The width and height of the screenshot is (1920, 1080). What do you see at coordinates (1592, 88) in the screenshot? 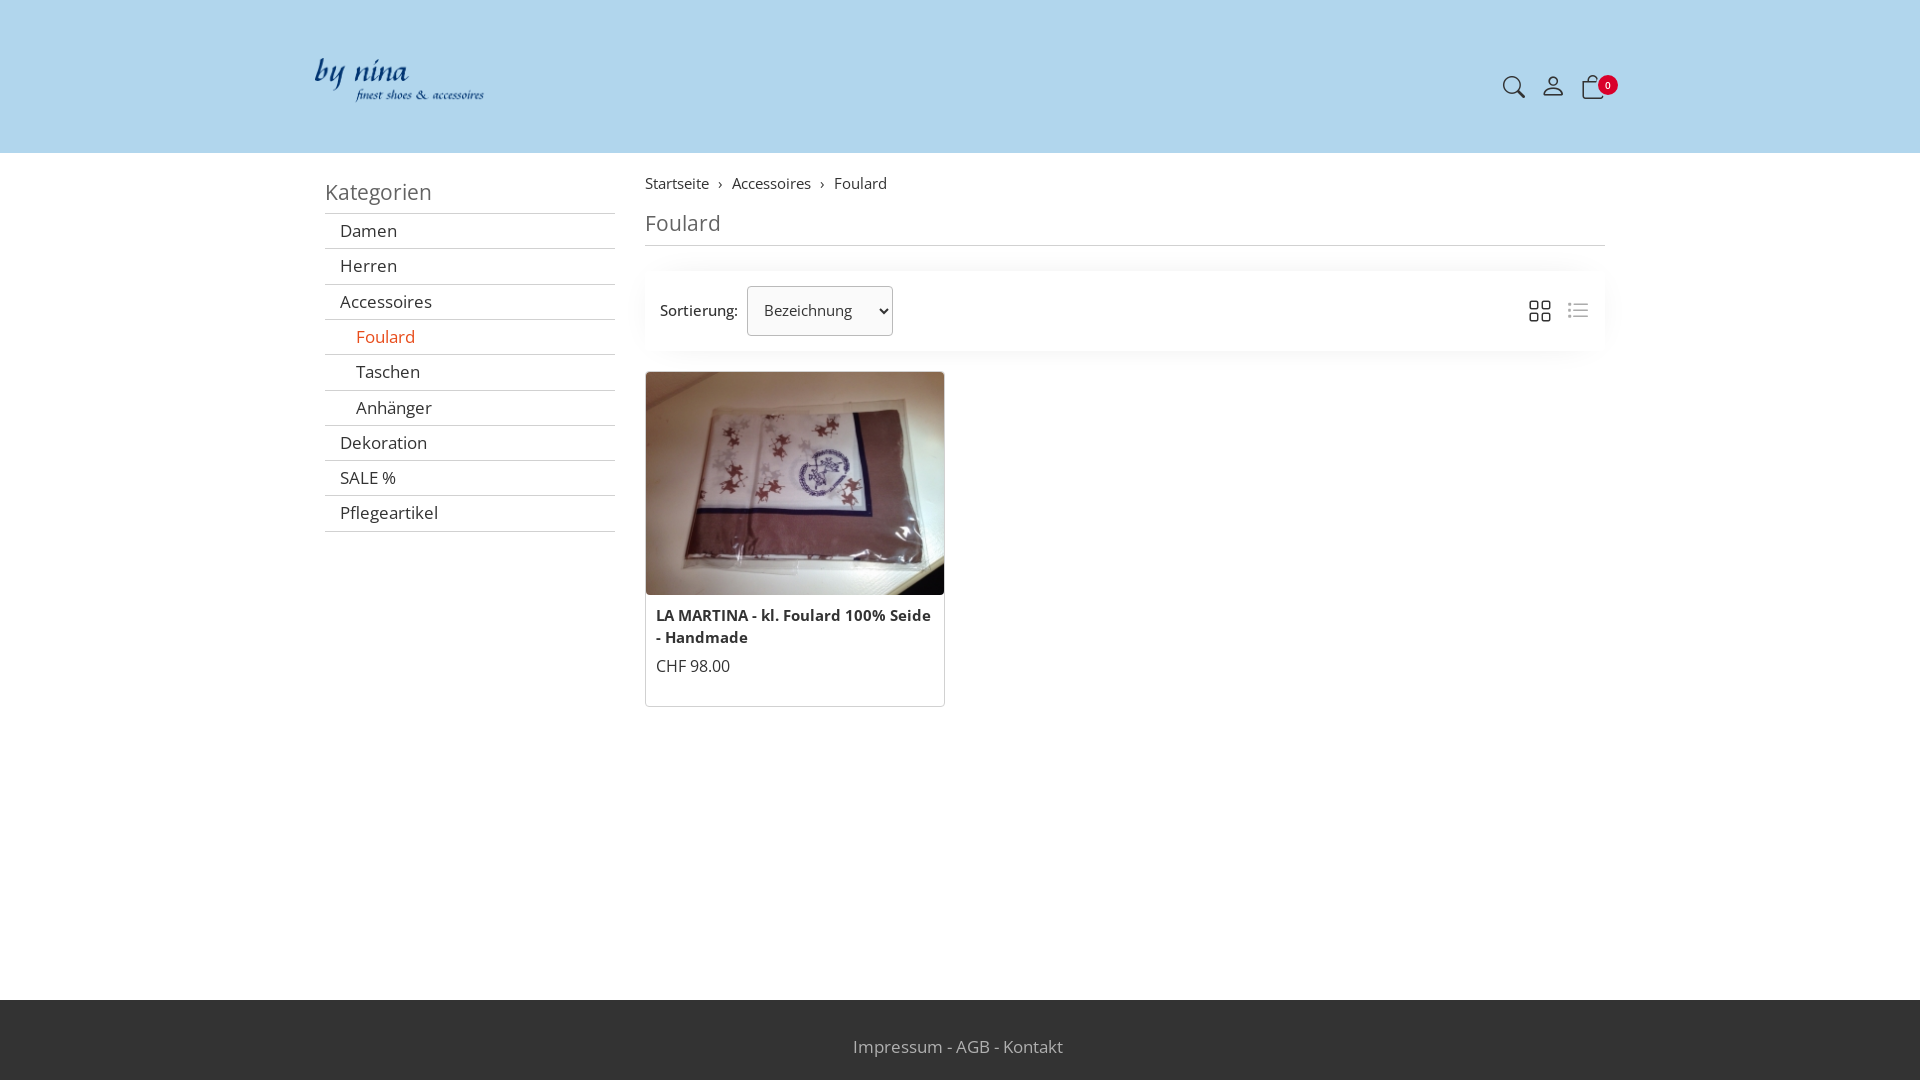
I see `'0'` at bounding box center [1592, 88].